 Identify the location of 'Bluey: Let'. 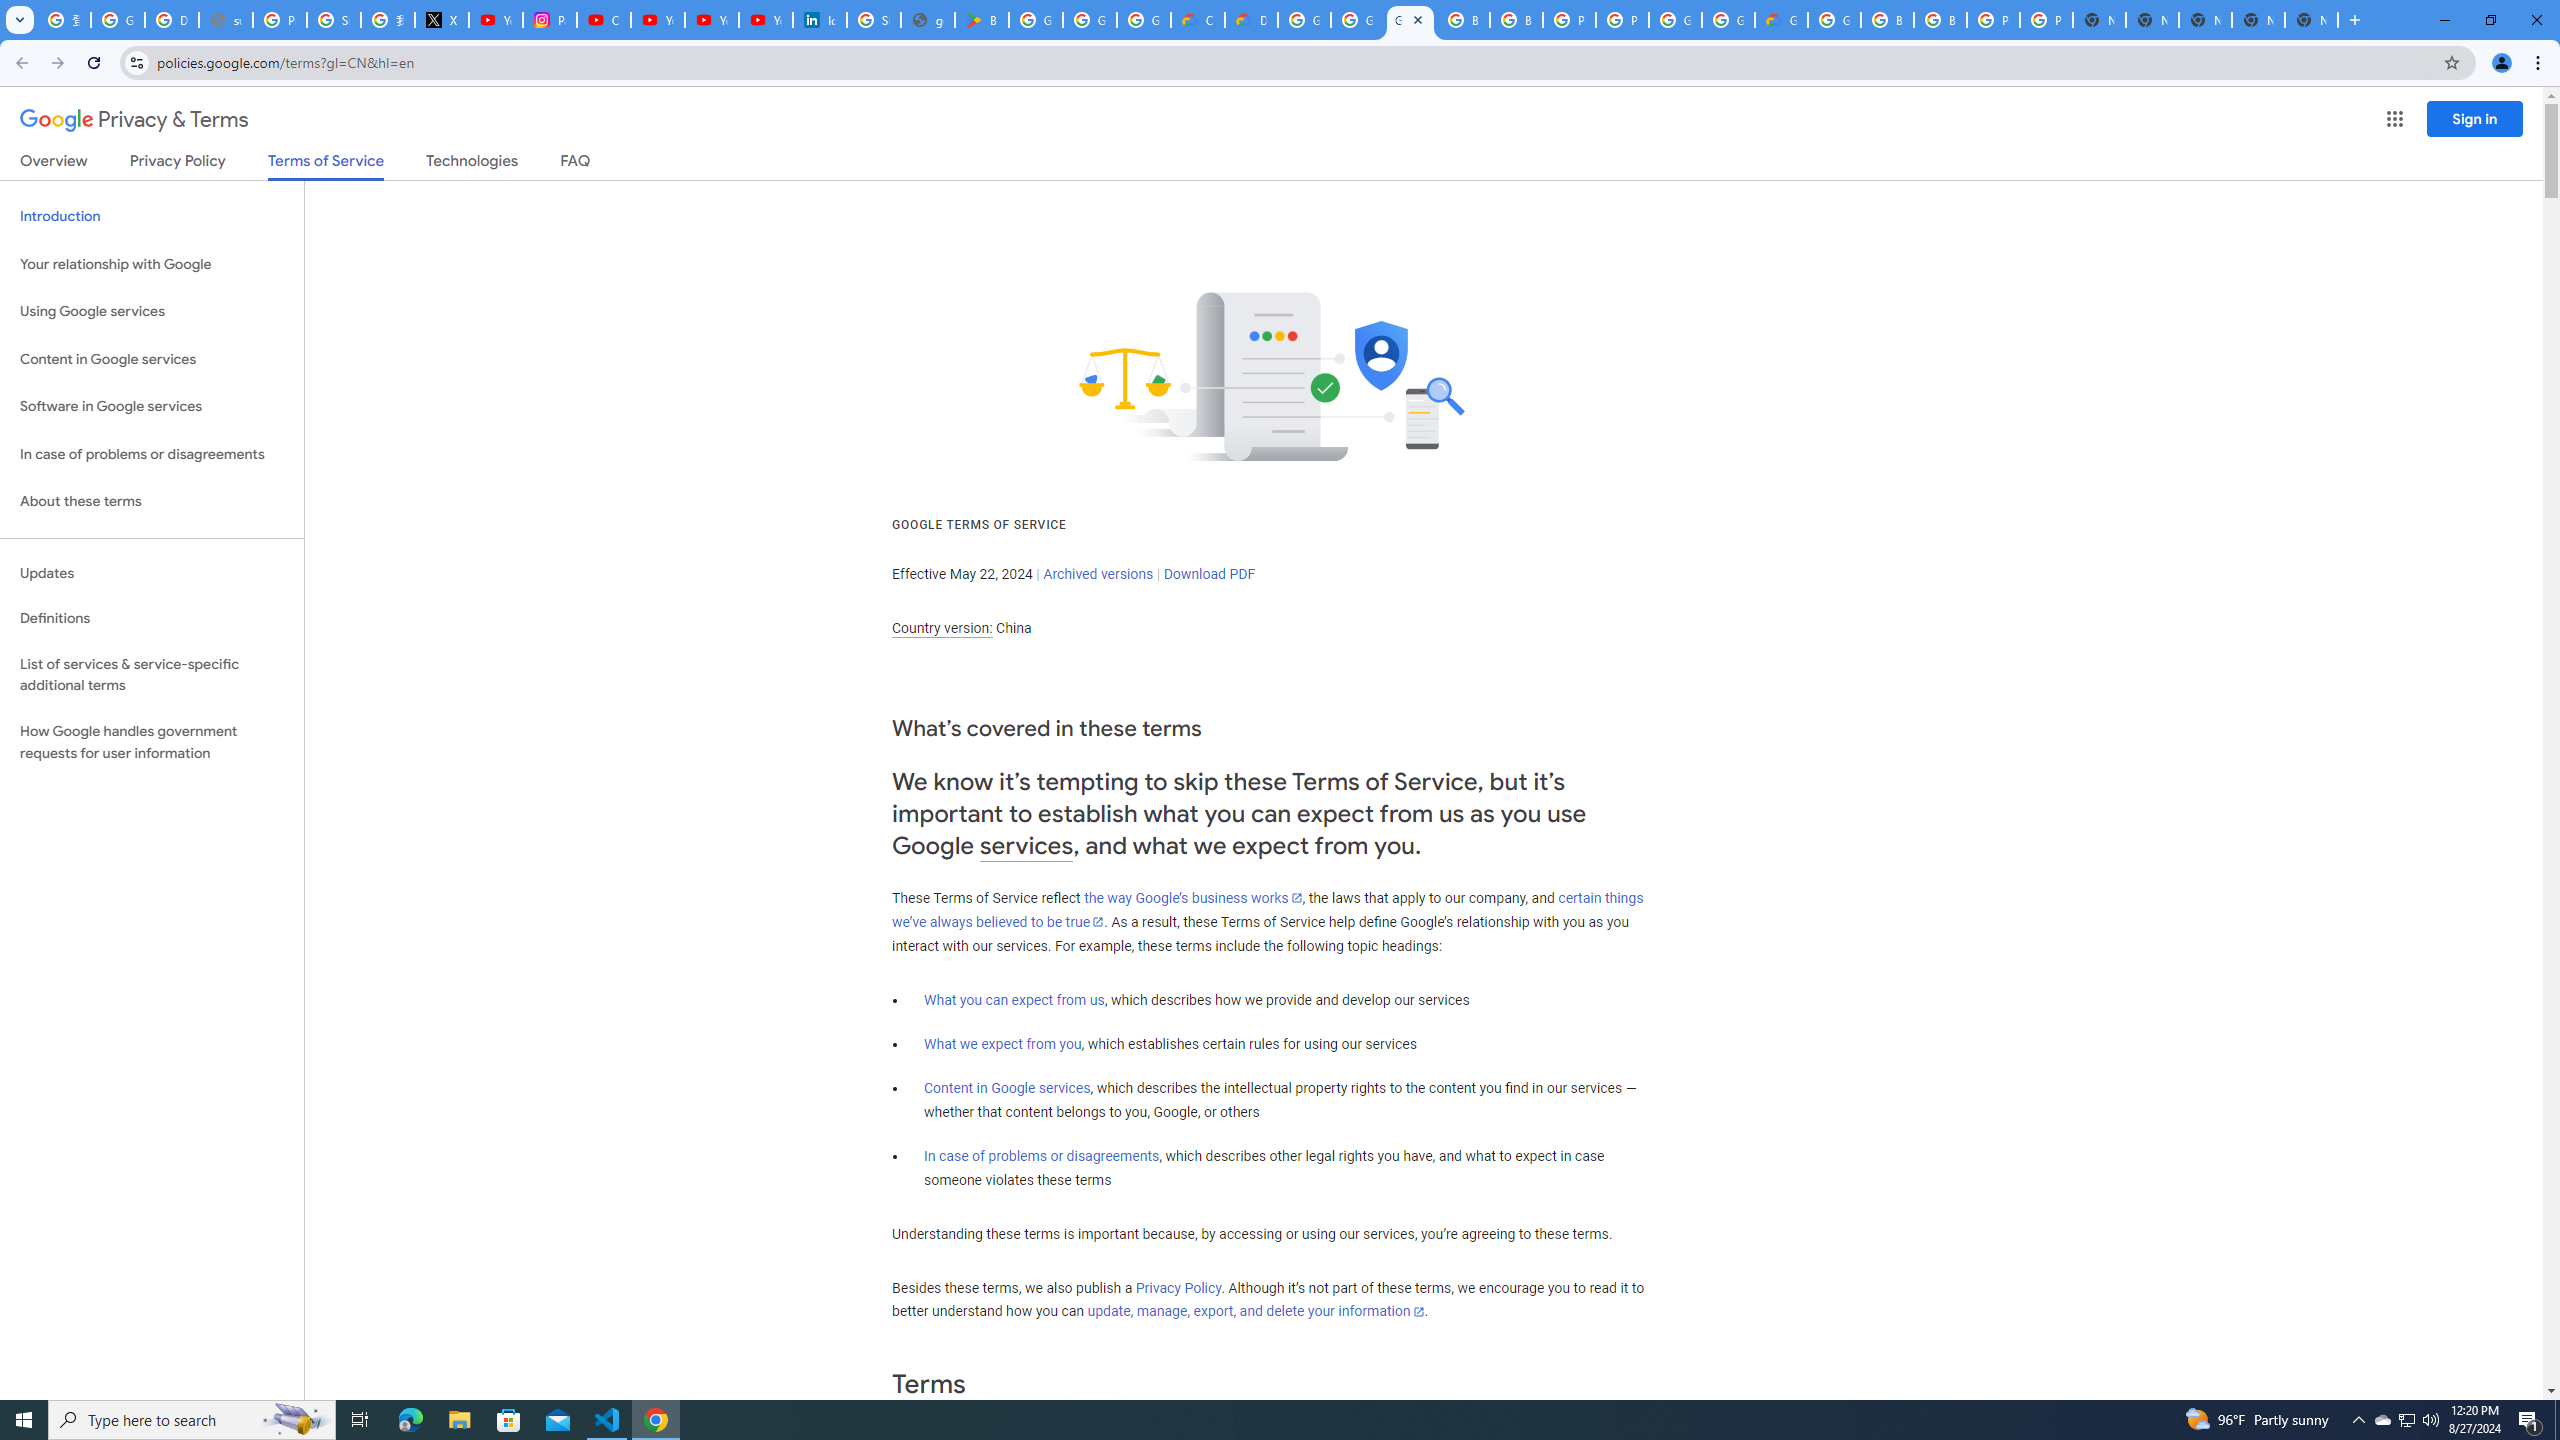
(982, 19).